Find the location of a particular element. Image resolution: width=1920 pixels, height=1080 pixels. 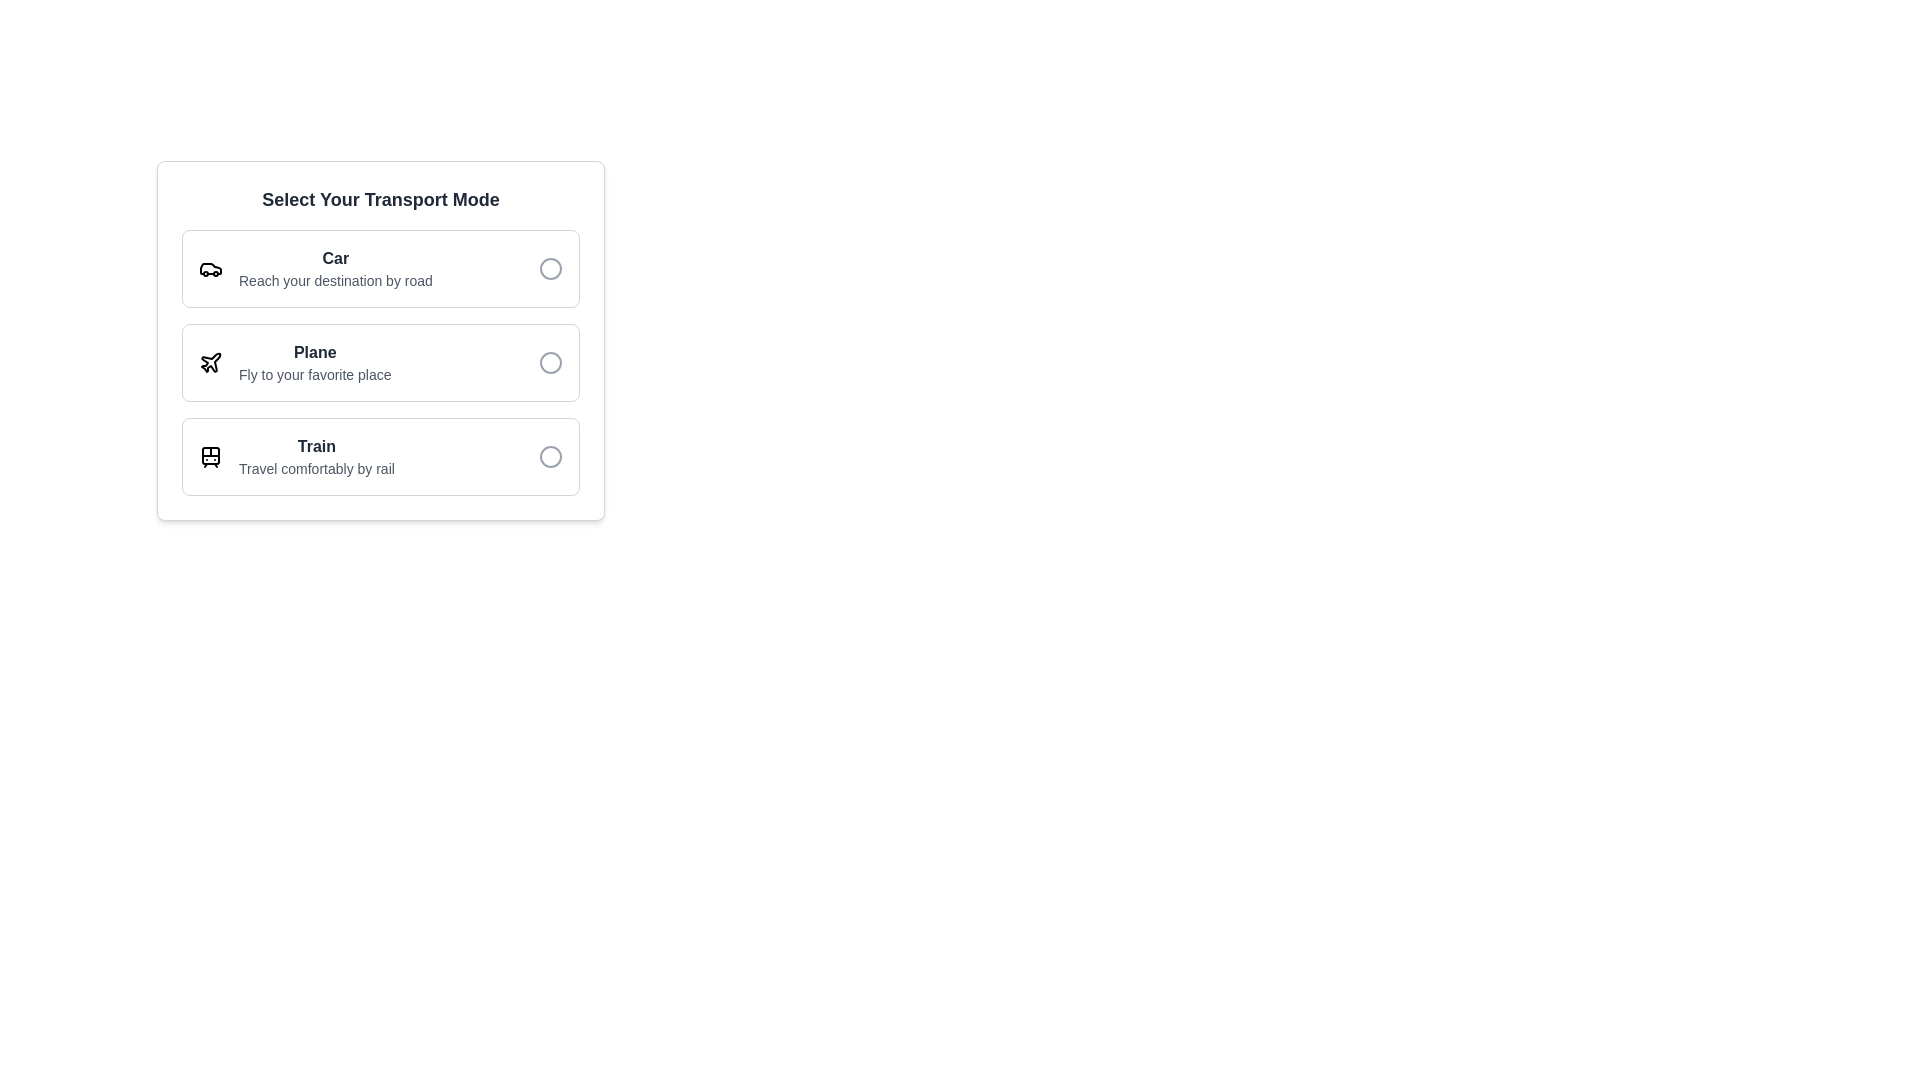

the radio button for the 'Train' option, which is a circular icon with a gray border located in the selectable transport mode list is located at coordinates (551, 456).